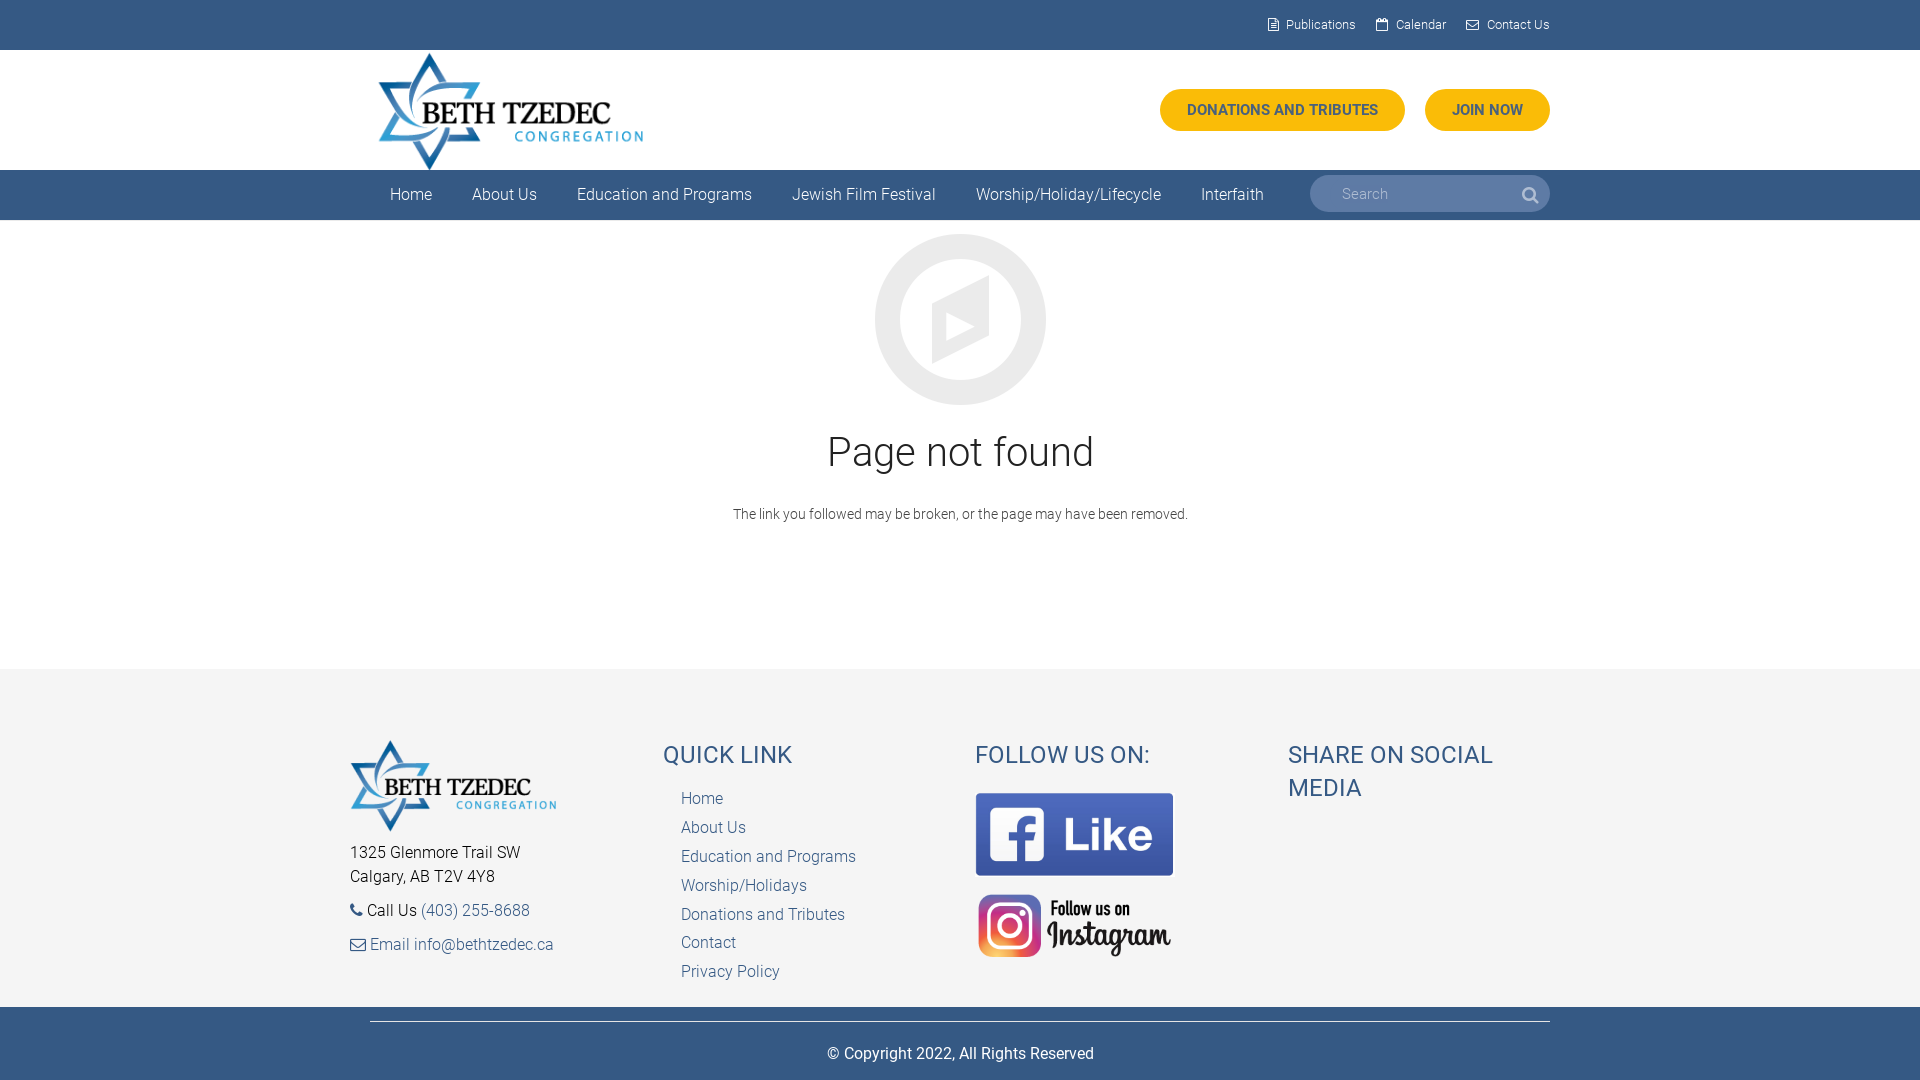 The width and height of the screenshot is (1920, 1080). What do you see at coordinates (766, 855) in the screenshot?
I see `'Education and Programs'` at bounding box center [766, 855].